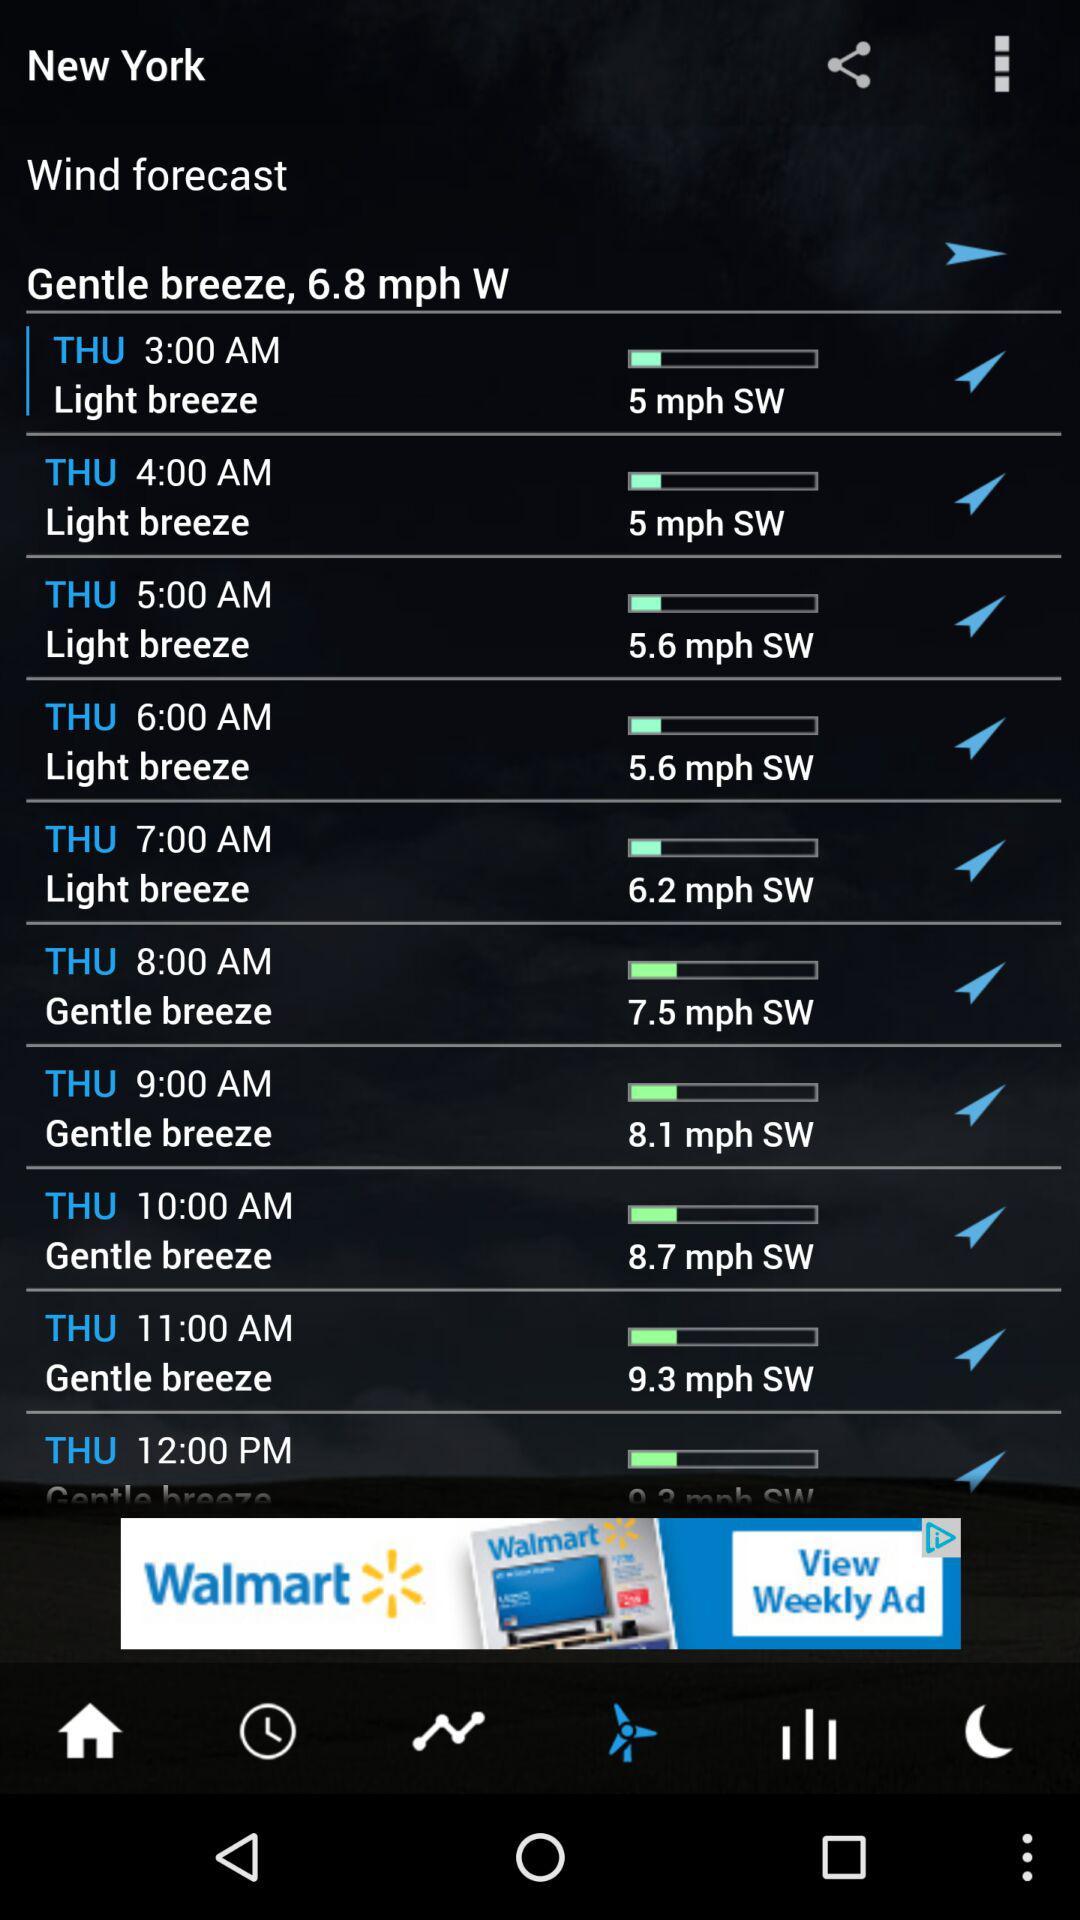 The height and width of the screenshot is (1920, 1080). Describe the element at coordinates (88, 1728) in the screenshot. I see `home page icon` at that location.